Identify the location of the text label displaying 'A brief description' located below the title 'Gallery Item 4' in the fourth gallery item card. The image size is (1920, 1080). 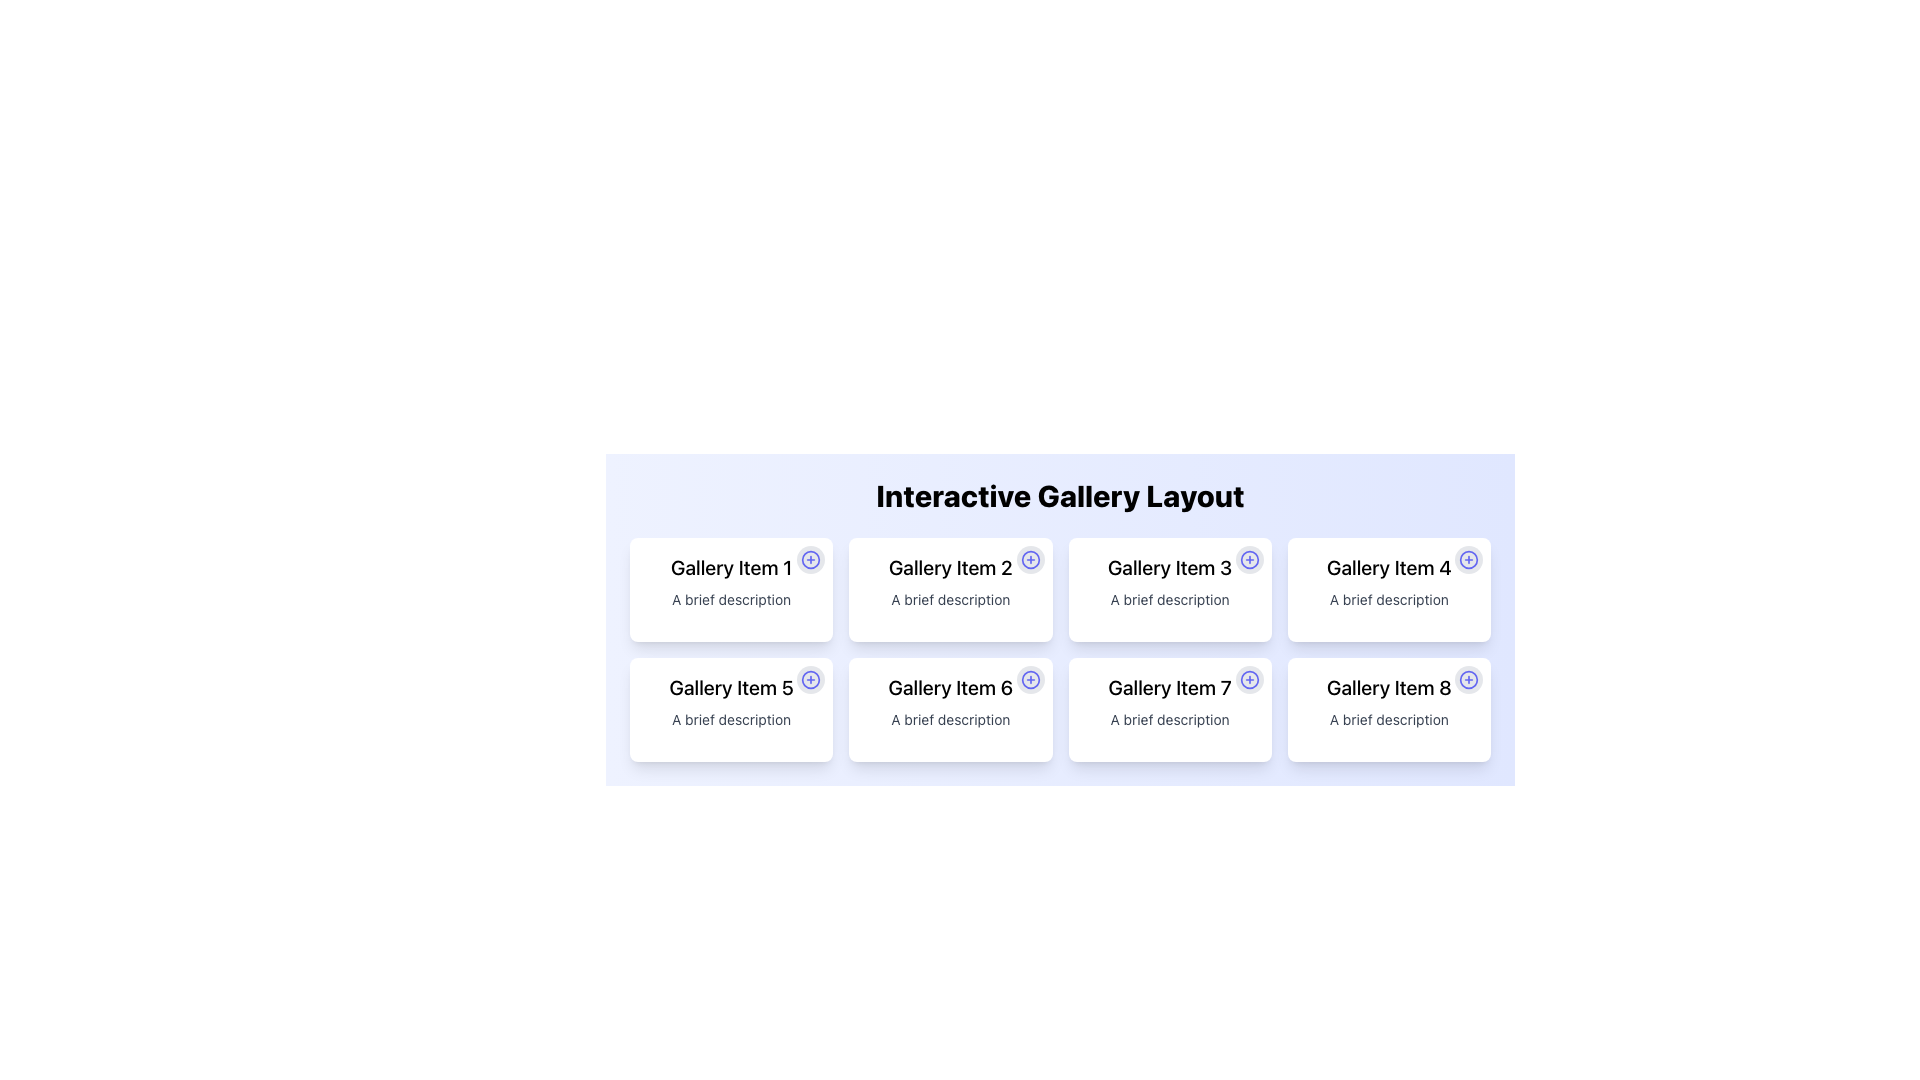
(1388, 599).